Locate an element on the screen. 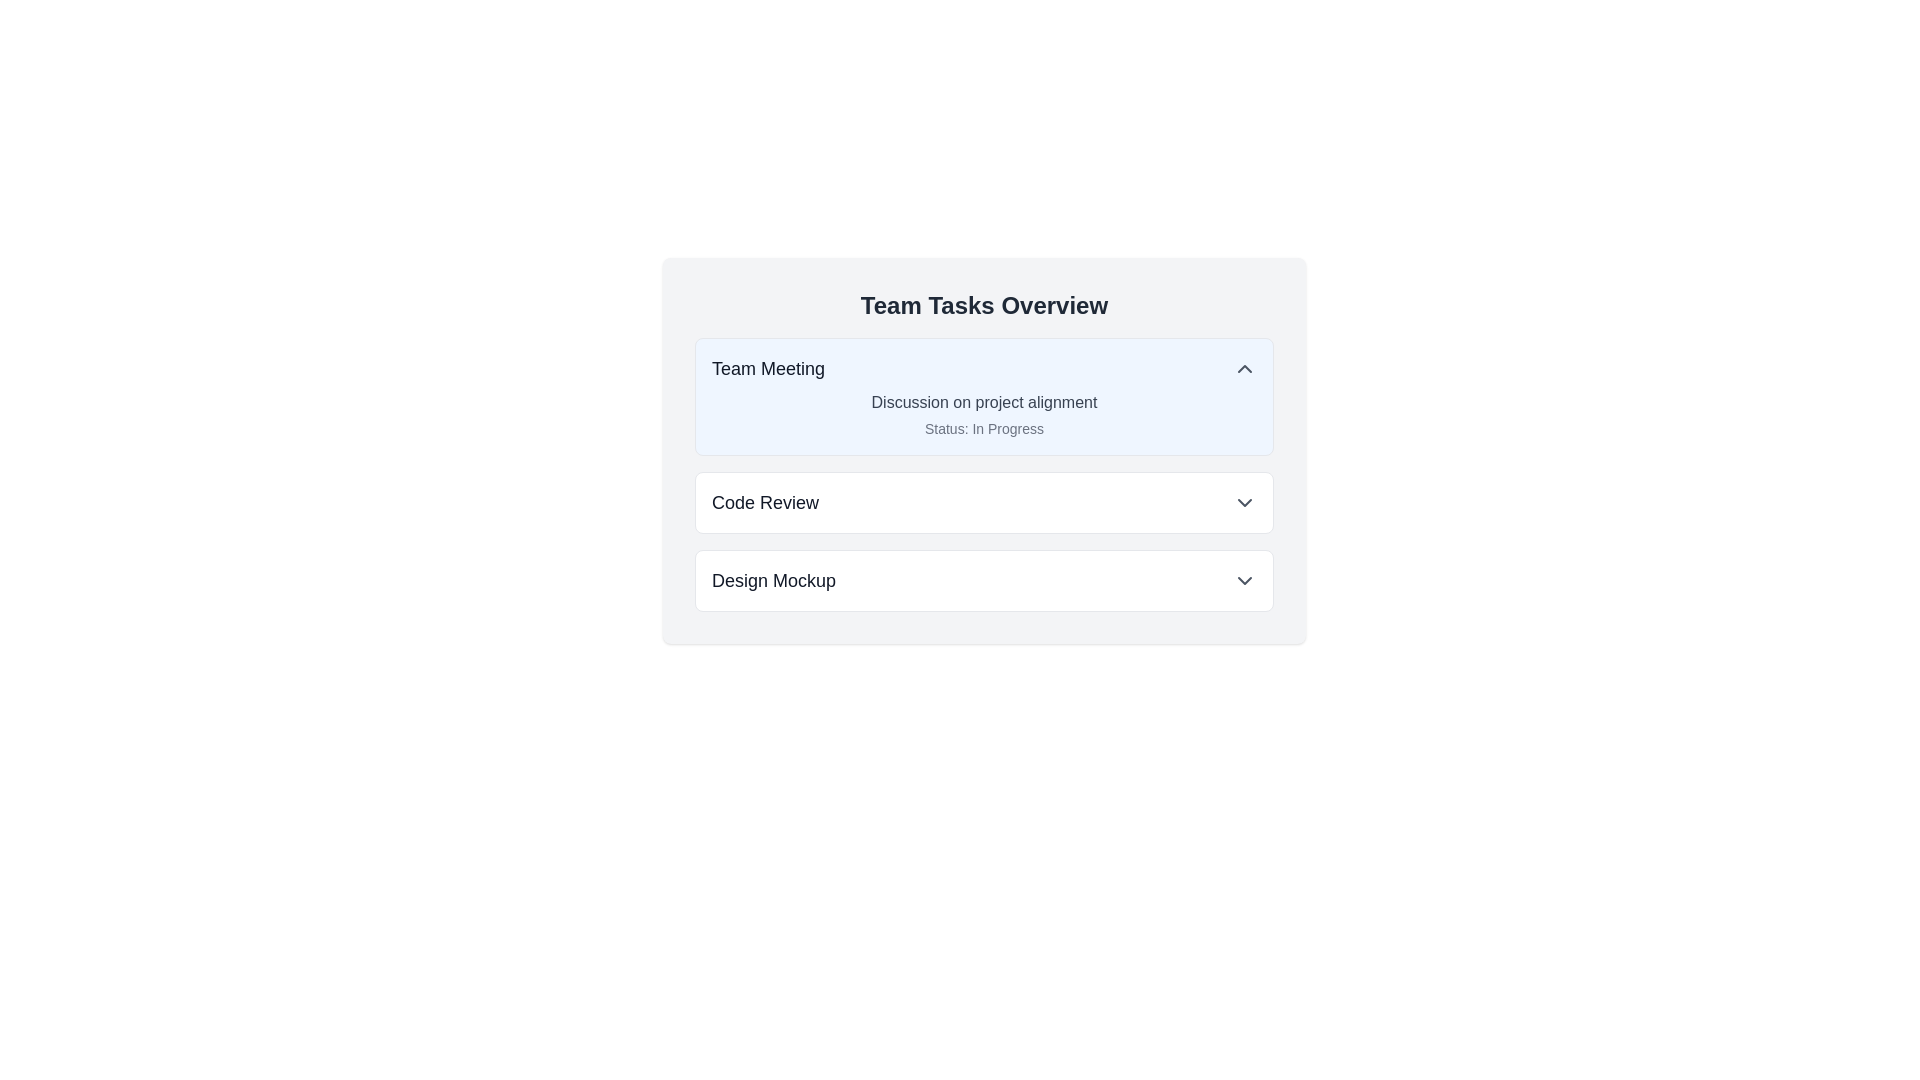 This screenshot has width=1920, height=1080. the Text Display element that shows the current topic or title for the 'Team Meeting' section, located just below the header 'Team Meeting' is located at coordinates (984, 402).